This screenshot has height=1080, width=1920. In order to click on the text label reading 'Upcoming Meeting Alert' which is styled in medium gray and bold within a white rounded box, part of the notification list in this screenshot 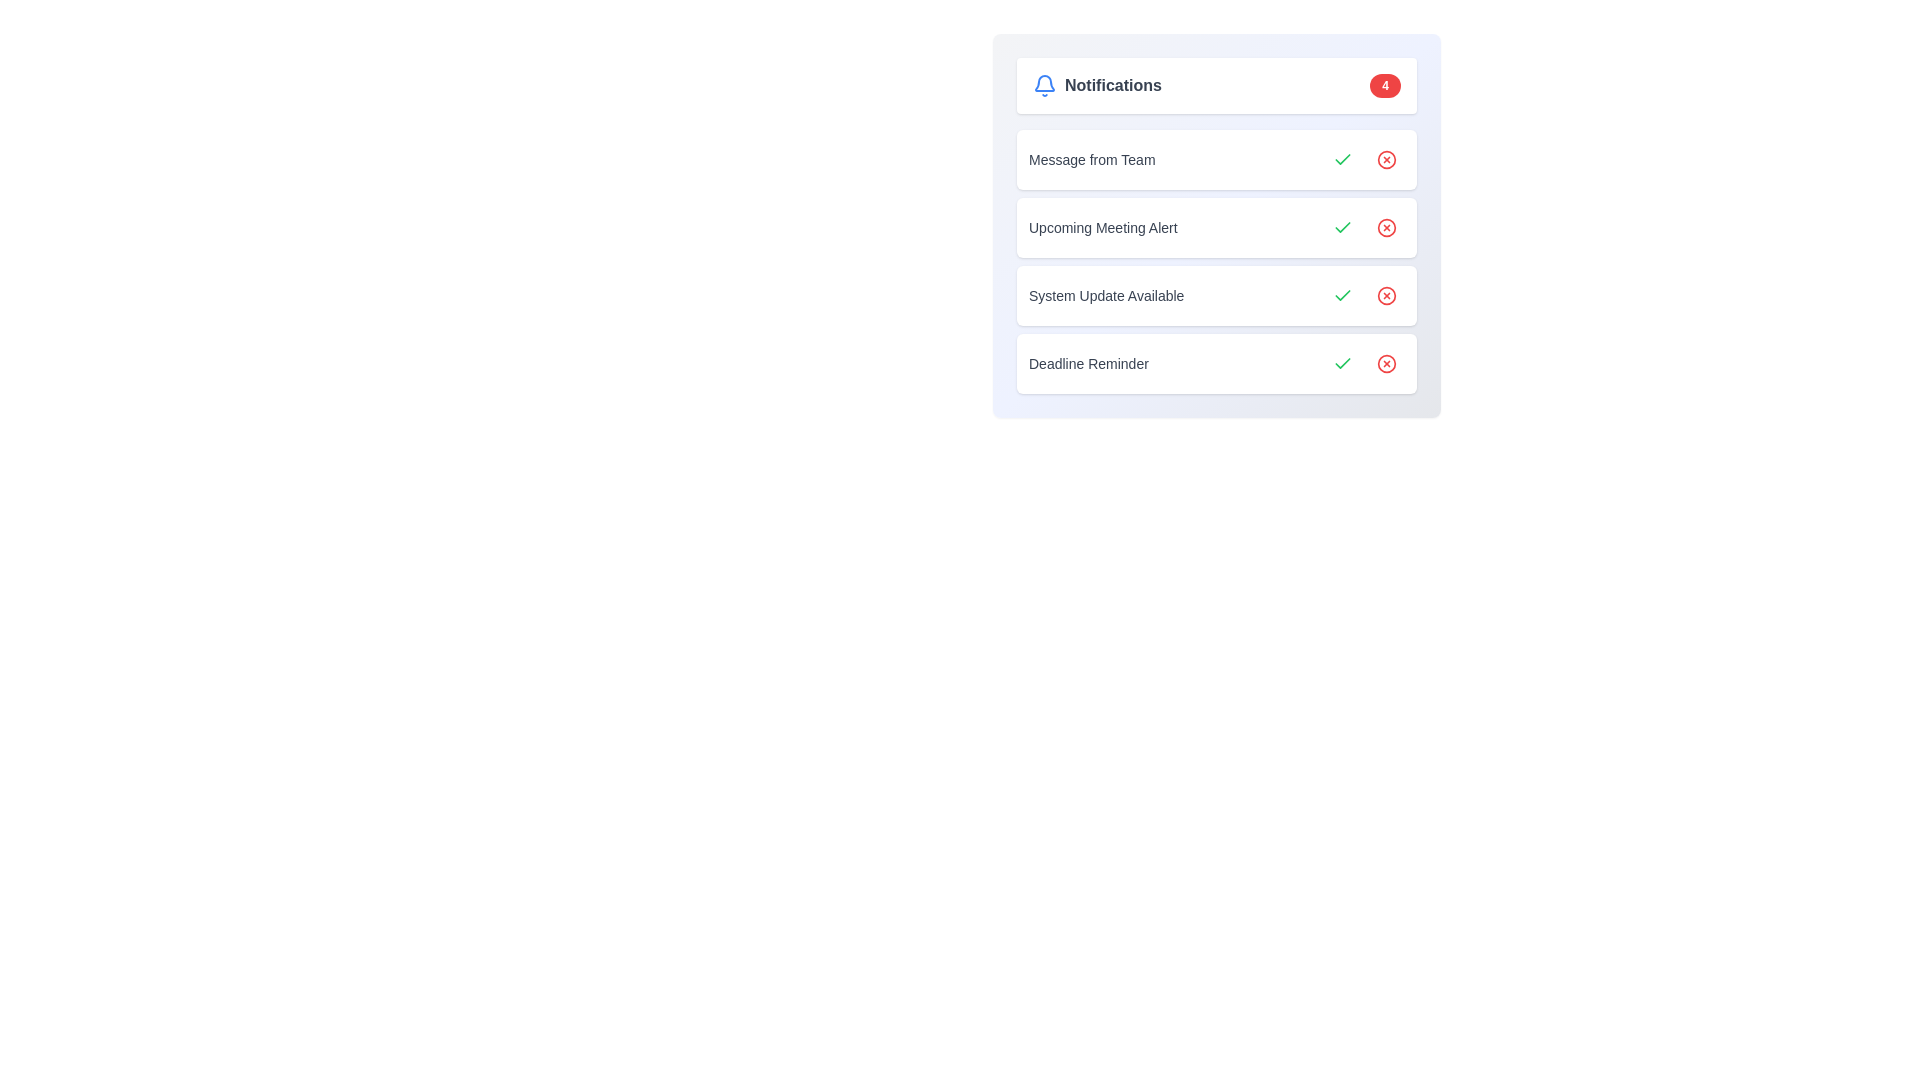, I will do `click(1102, 226)`.